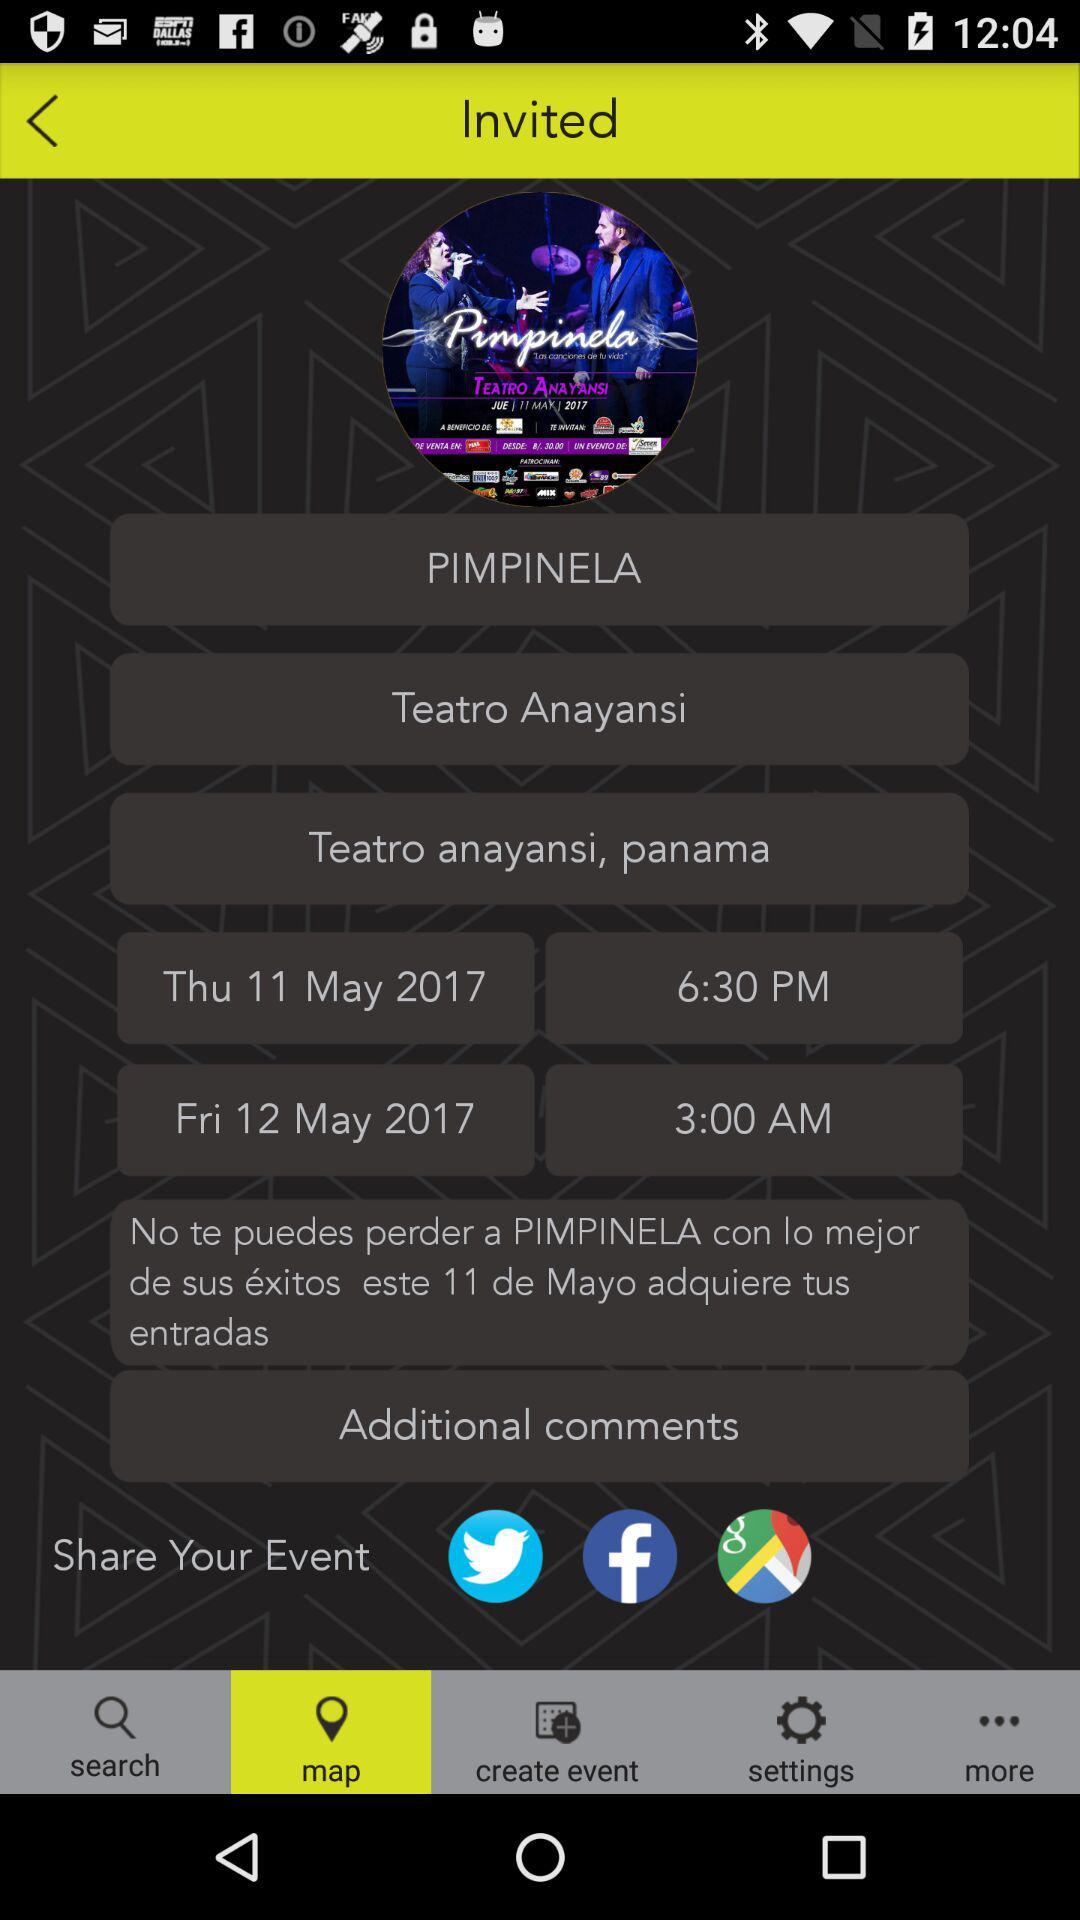 This screenshot has width=1080, height=1920. I want to click on the time 630 pm, so click(753, 988).